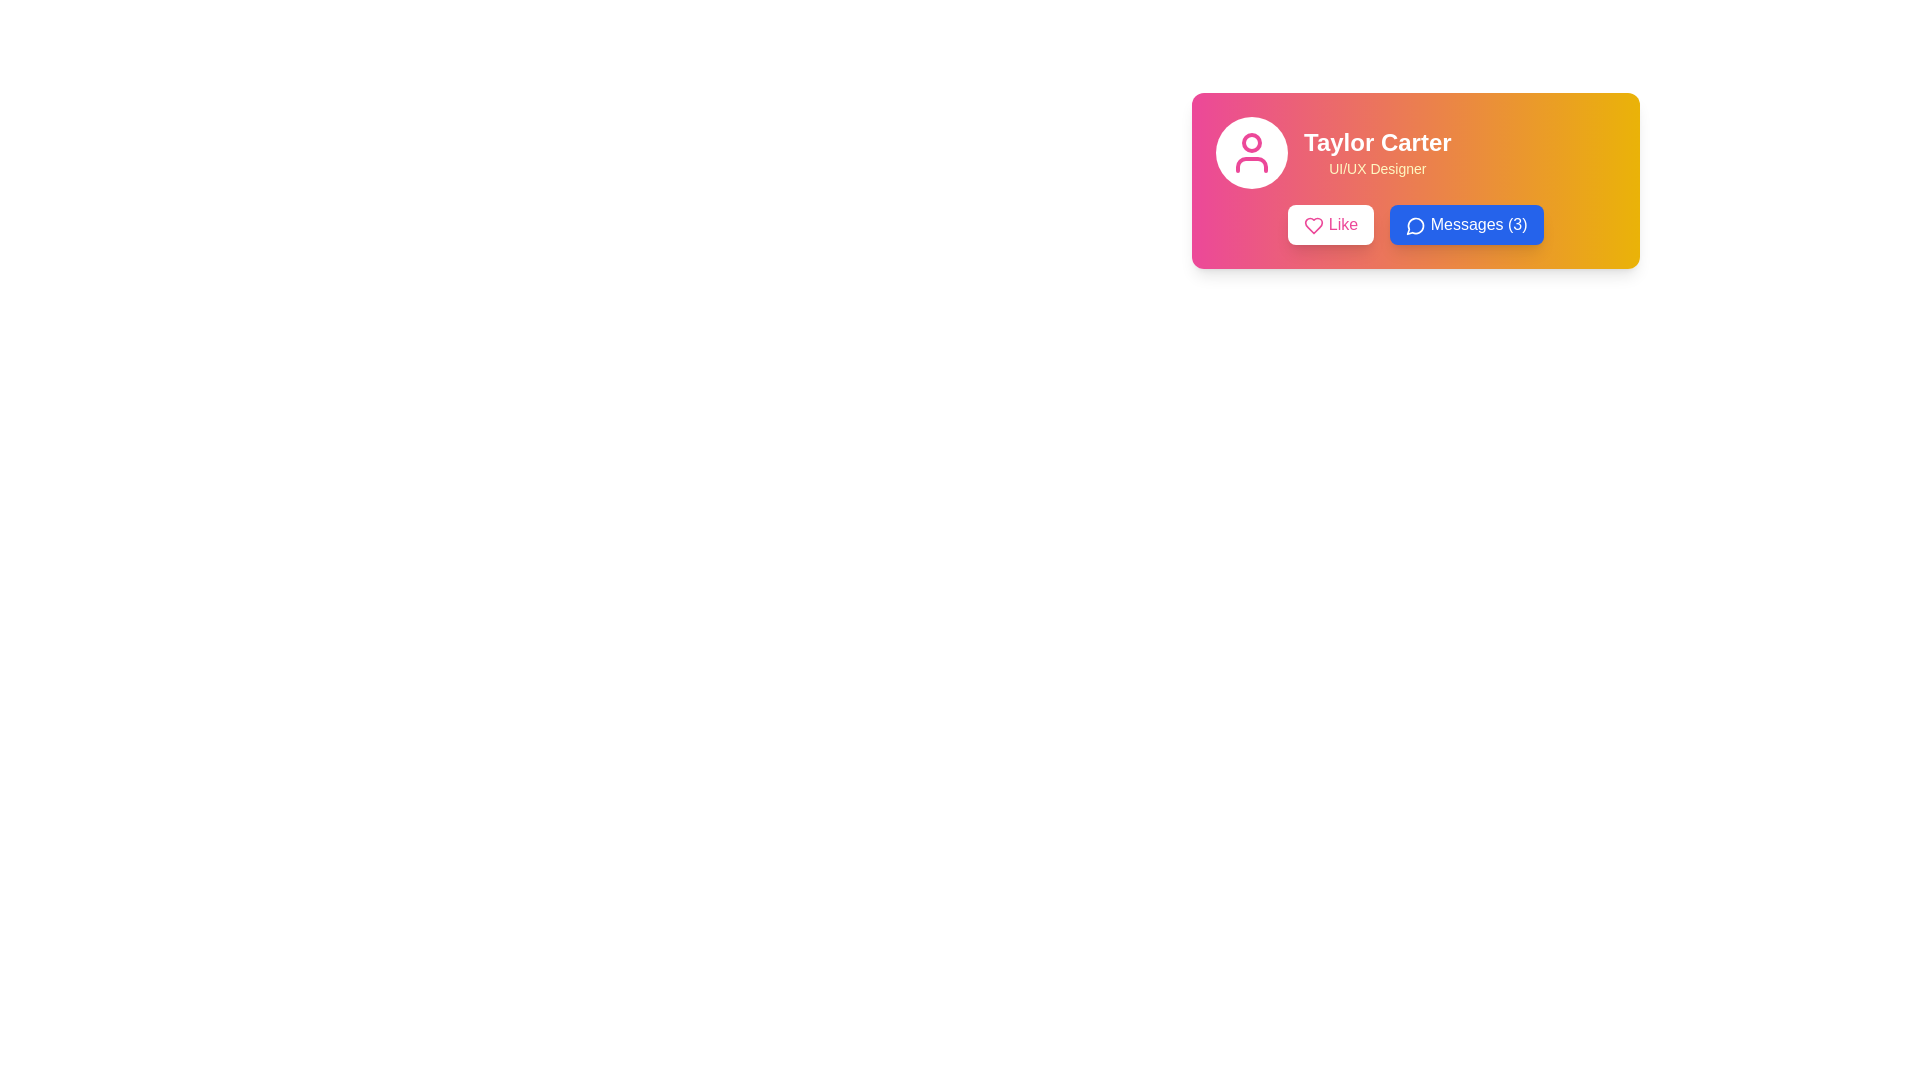 The width and height of the screenshot is (1920, 1080). I want to click on the 'Like' button with pink text and a heart icon, so click(1331, 224).